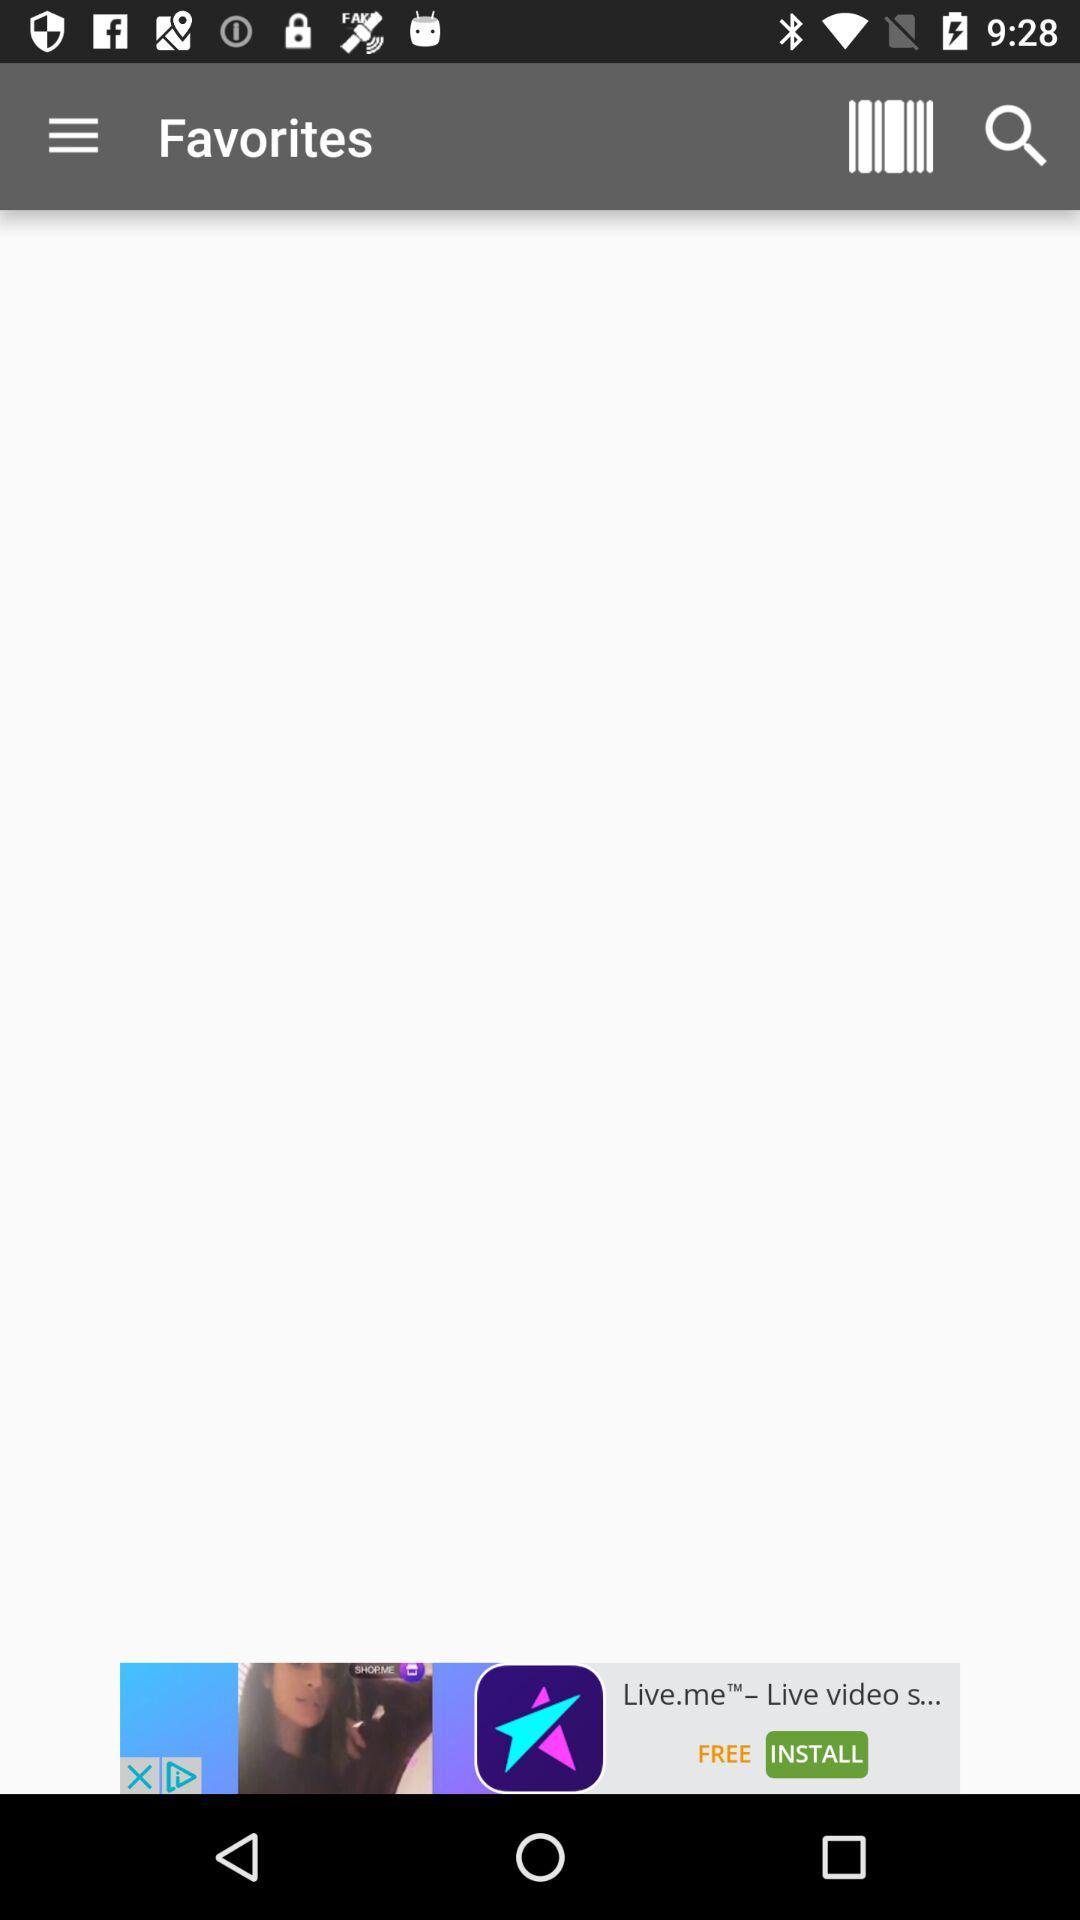  I want to click on visit sponsor advertisement, so click(540, 1727).